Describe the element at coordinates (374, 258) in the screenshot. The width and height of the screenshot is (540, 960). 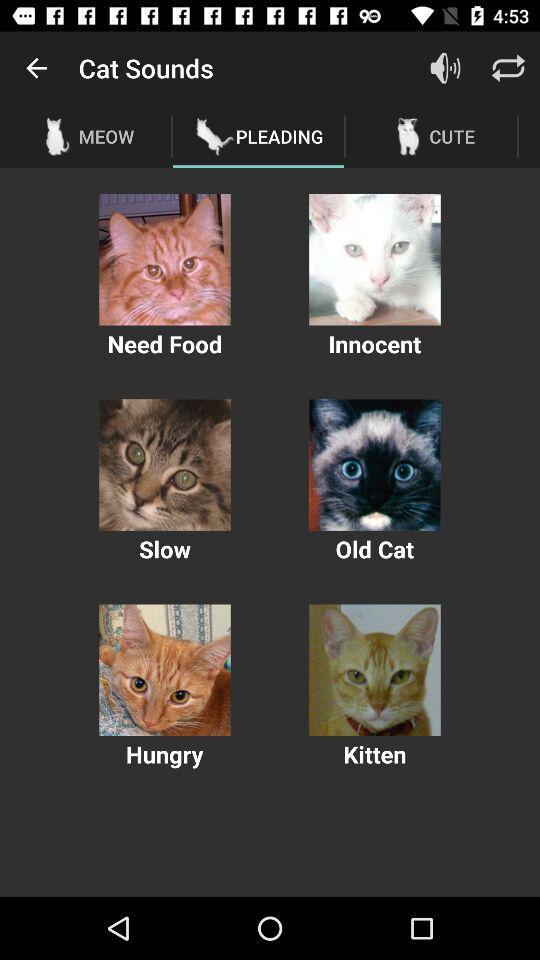
I see `lets you choose a certain kind of cat` at that location.